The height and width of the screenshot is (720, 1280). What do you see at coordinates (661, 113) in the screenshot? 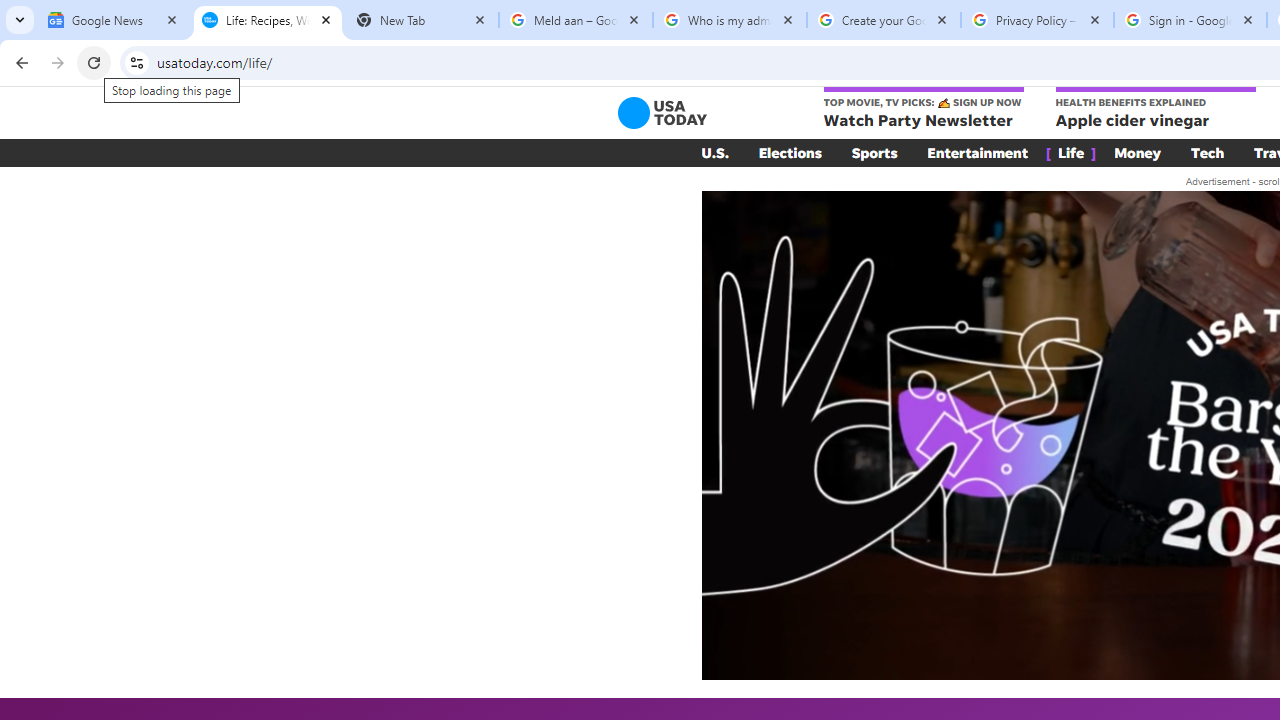
I see `'USA TODAY'` at bounding box center [661, 113].